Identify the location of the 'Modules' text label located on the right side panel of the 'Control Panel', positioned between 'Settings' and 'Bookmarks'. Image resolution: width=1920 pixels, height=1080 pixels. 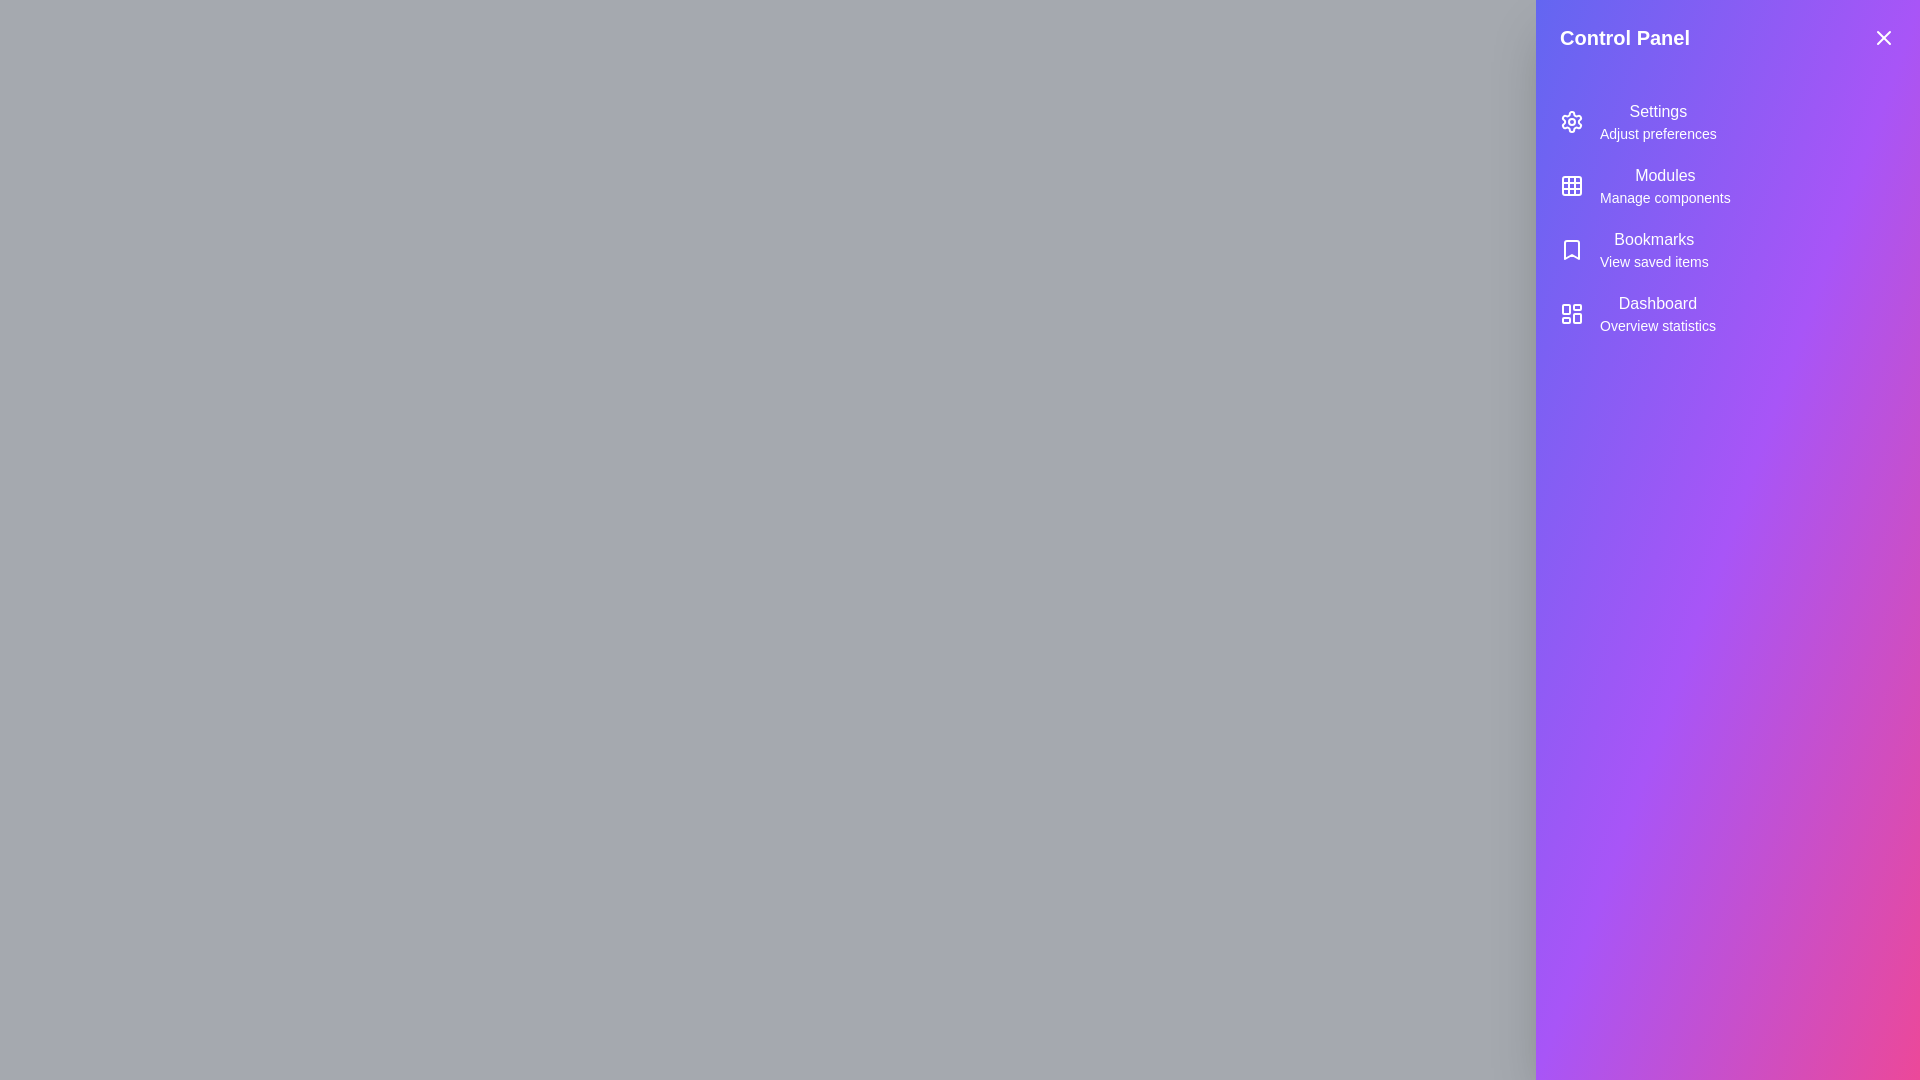
(1665, 175).